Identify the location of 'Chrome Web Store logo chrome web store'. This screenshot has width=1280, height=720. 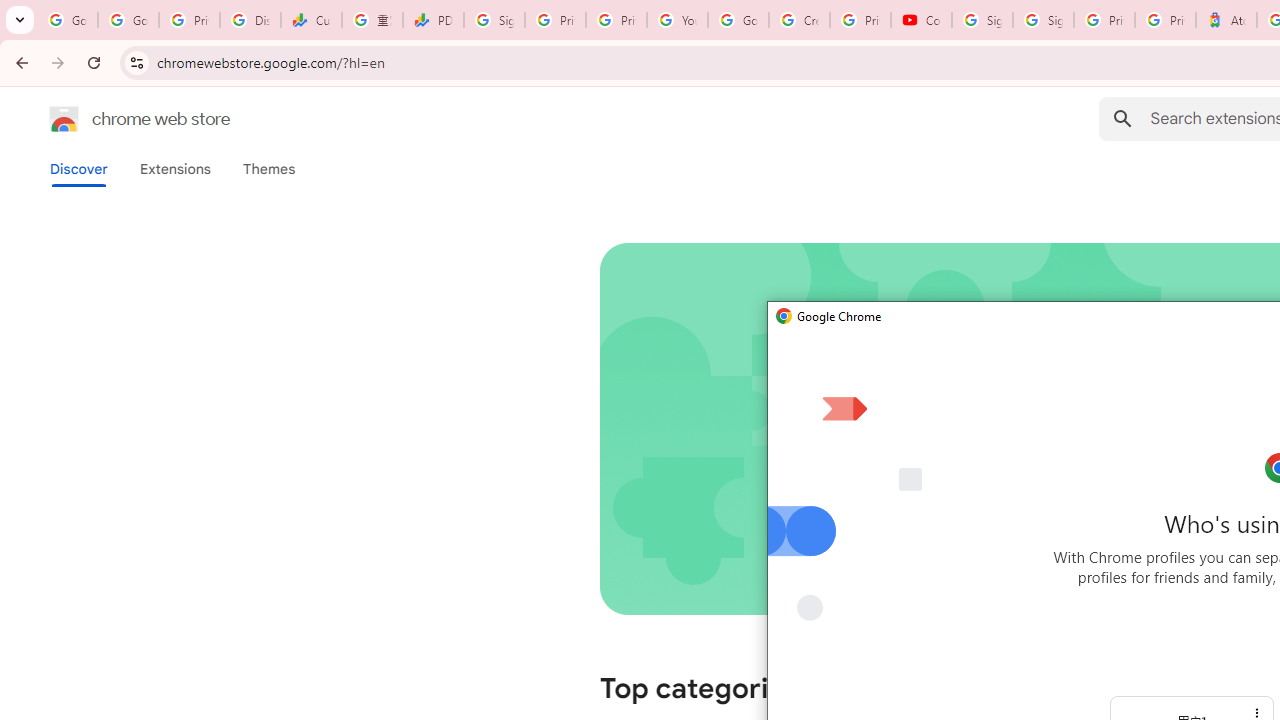
(118, 119).